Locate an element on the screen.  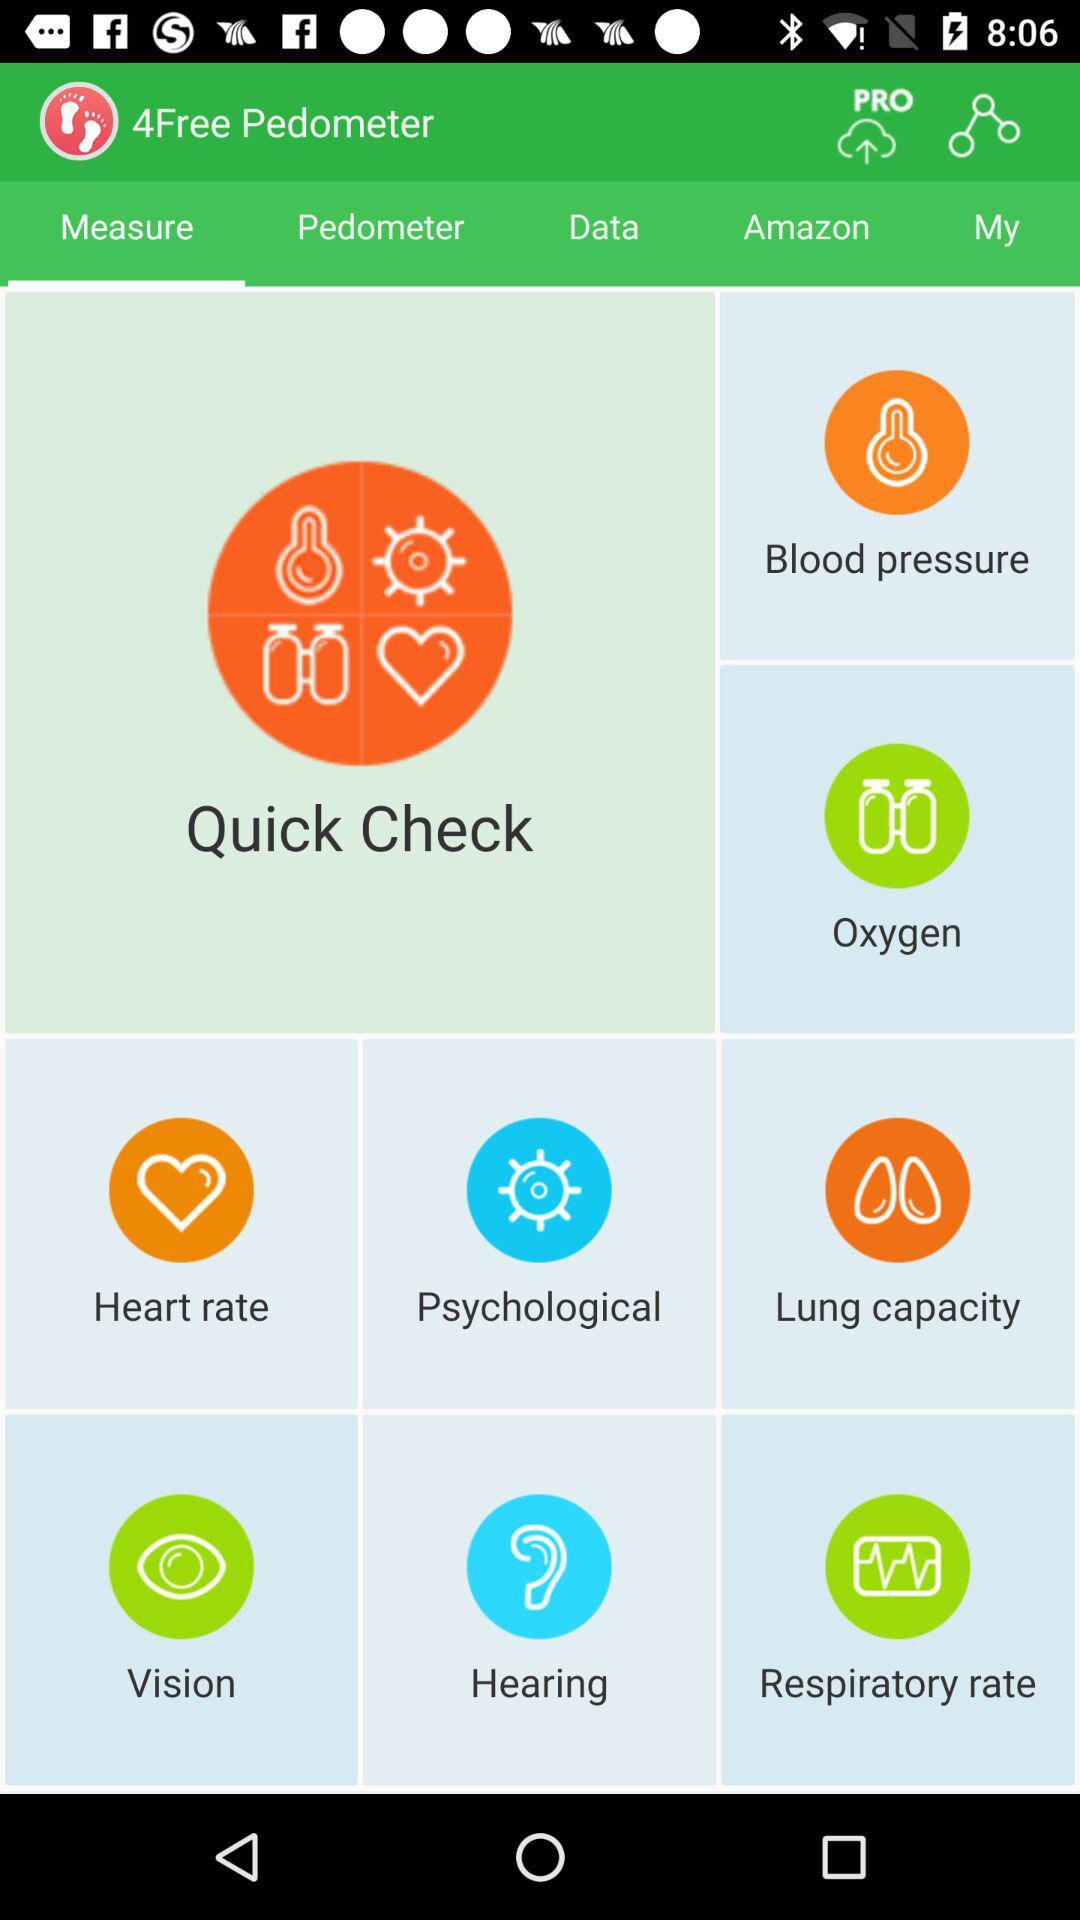
data icon is located at coordinates (603, 243).